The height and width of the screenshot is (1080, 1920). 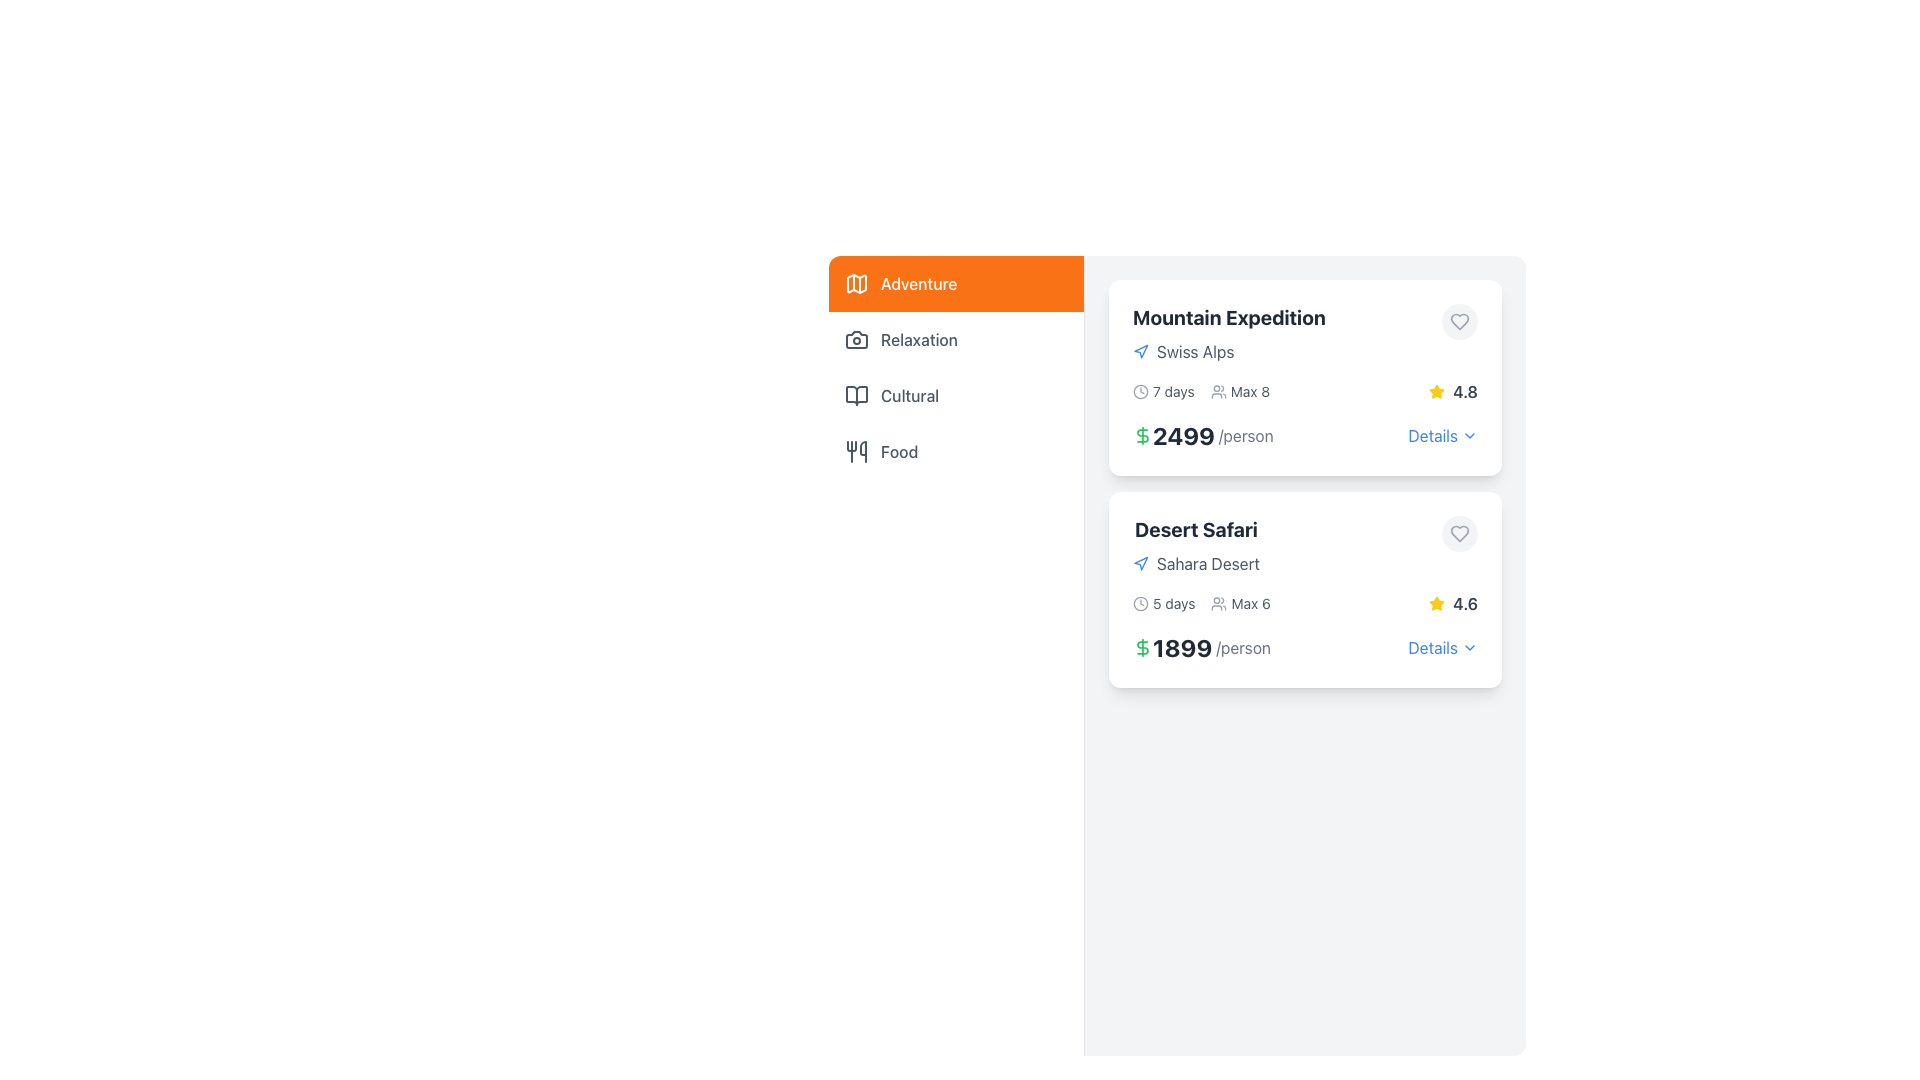 I want to click on the navigation link labeled 'Relaxation' located below 'Adventure' in the vertical menu, so click(x=918, y=338).